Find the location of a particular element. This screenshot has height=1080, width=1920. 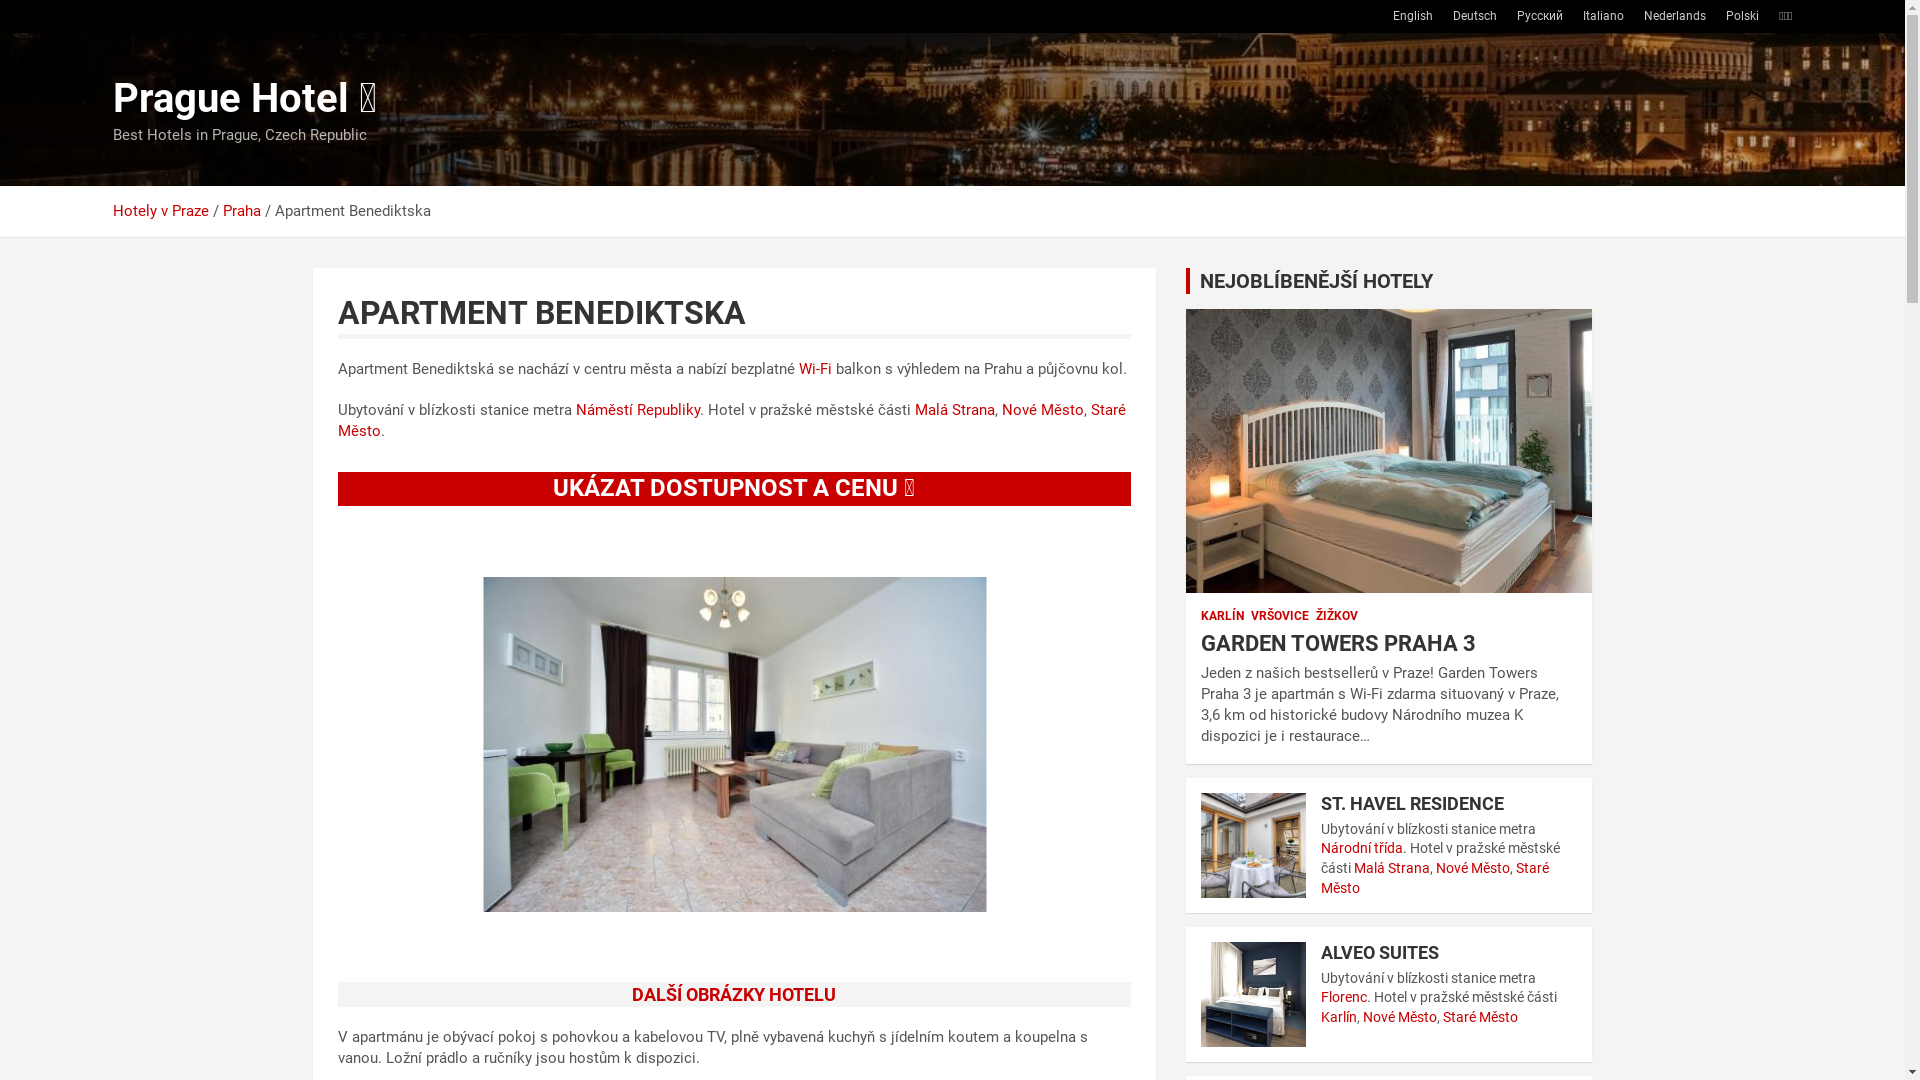

'English' is located at coordinates (1411, 16).